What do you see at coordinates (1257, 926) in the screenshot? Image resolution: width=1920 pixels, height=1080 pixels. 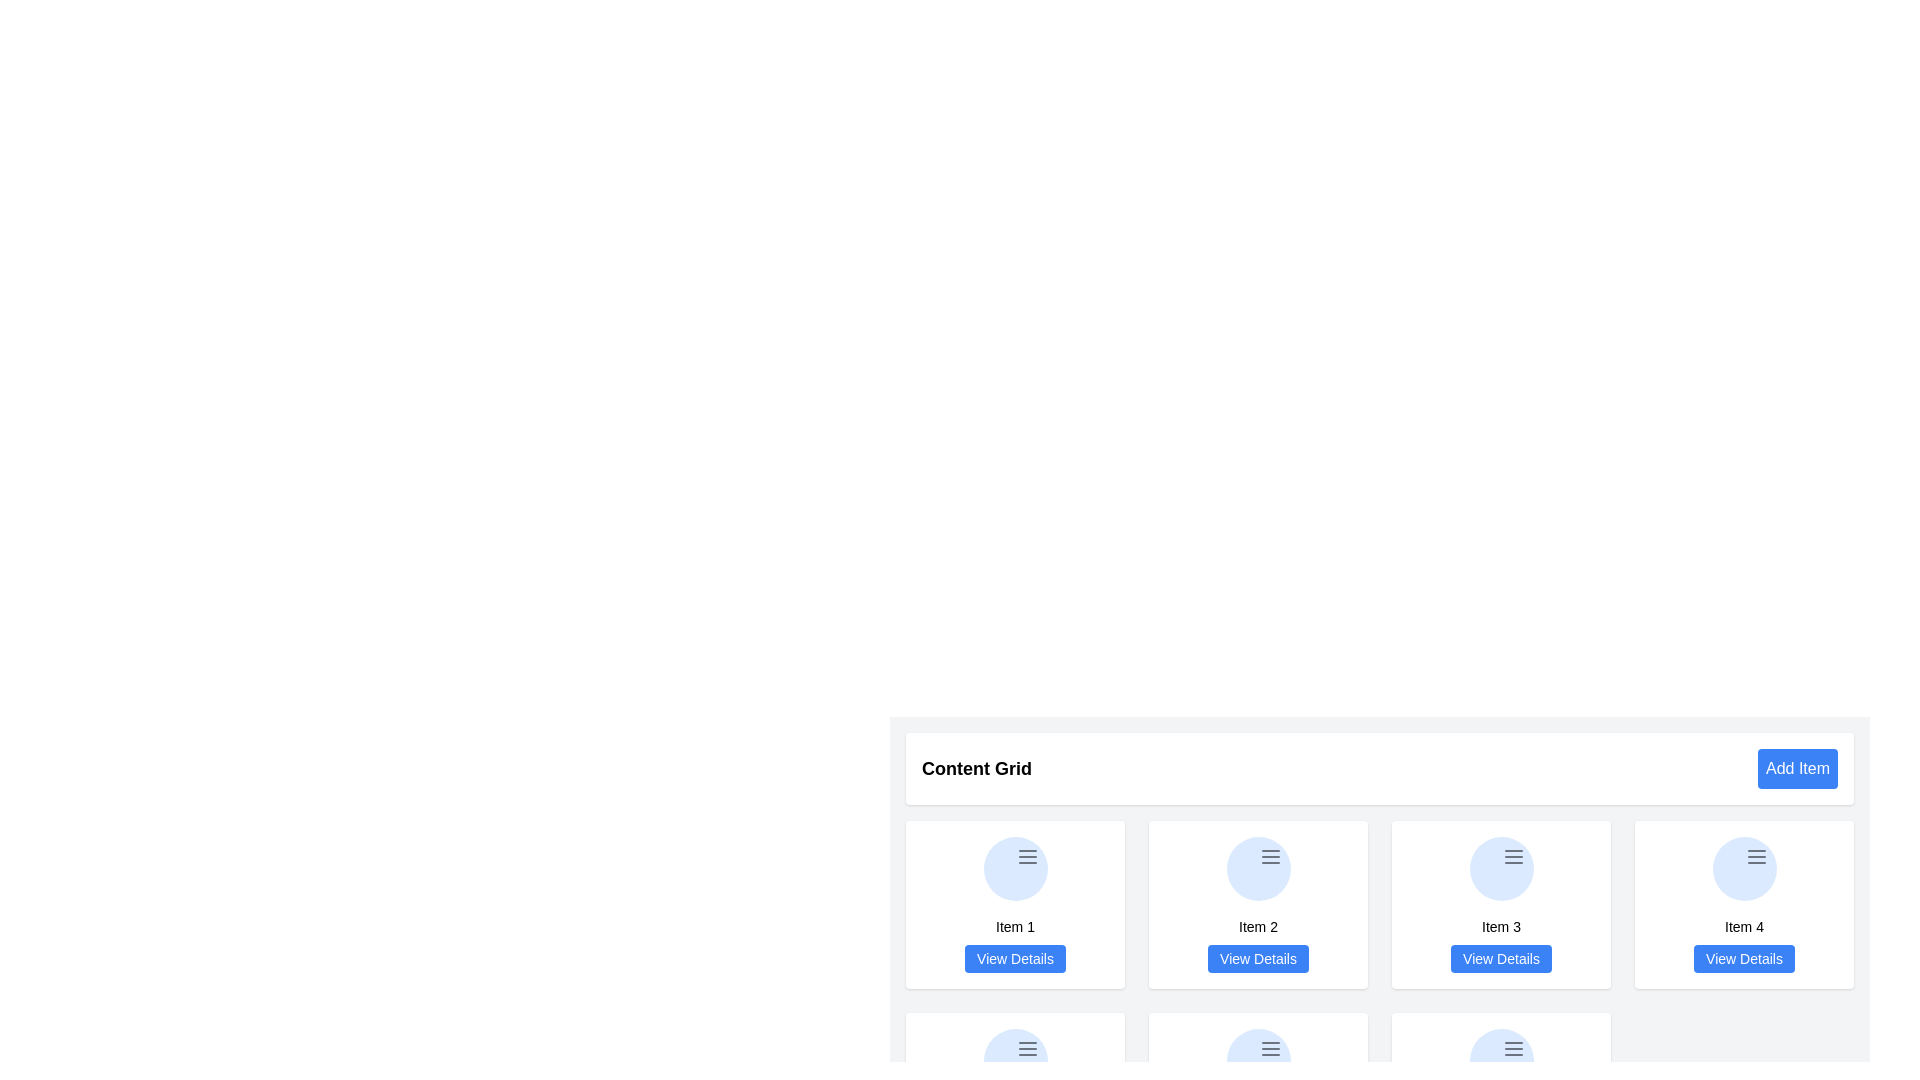 I see `the text label reading 'Item 2', which is styled with a small, medium weight font and is located within the second box of the 'Content Grid', positioned below an icon and above the 'View Details' button` at bounding box center [1257, 926].